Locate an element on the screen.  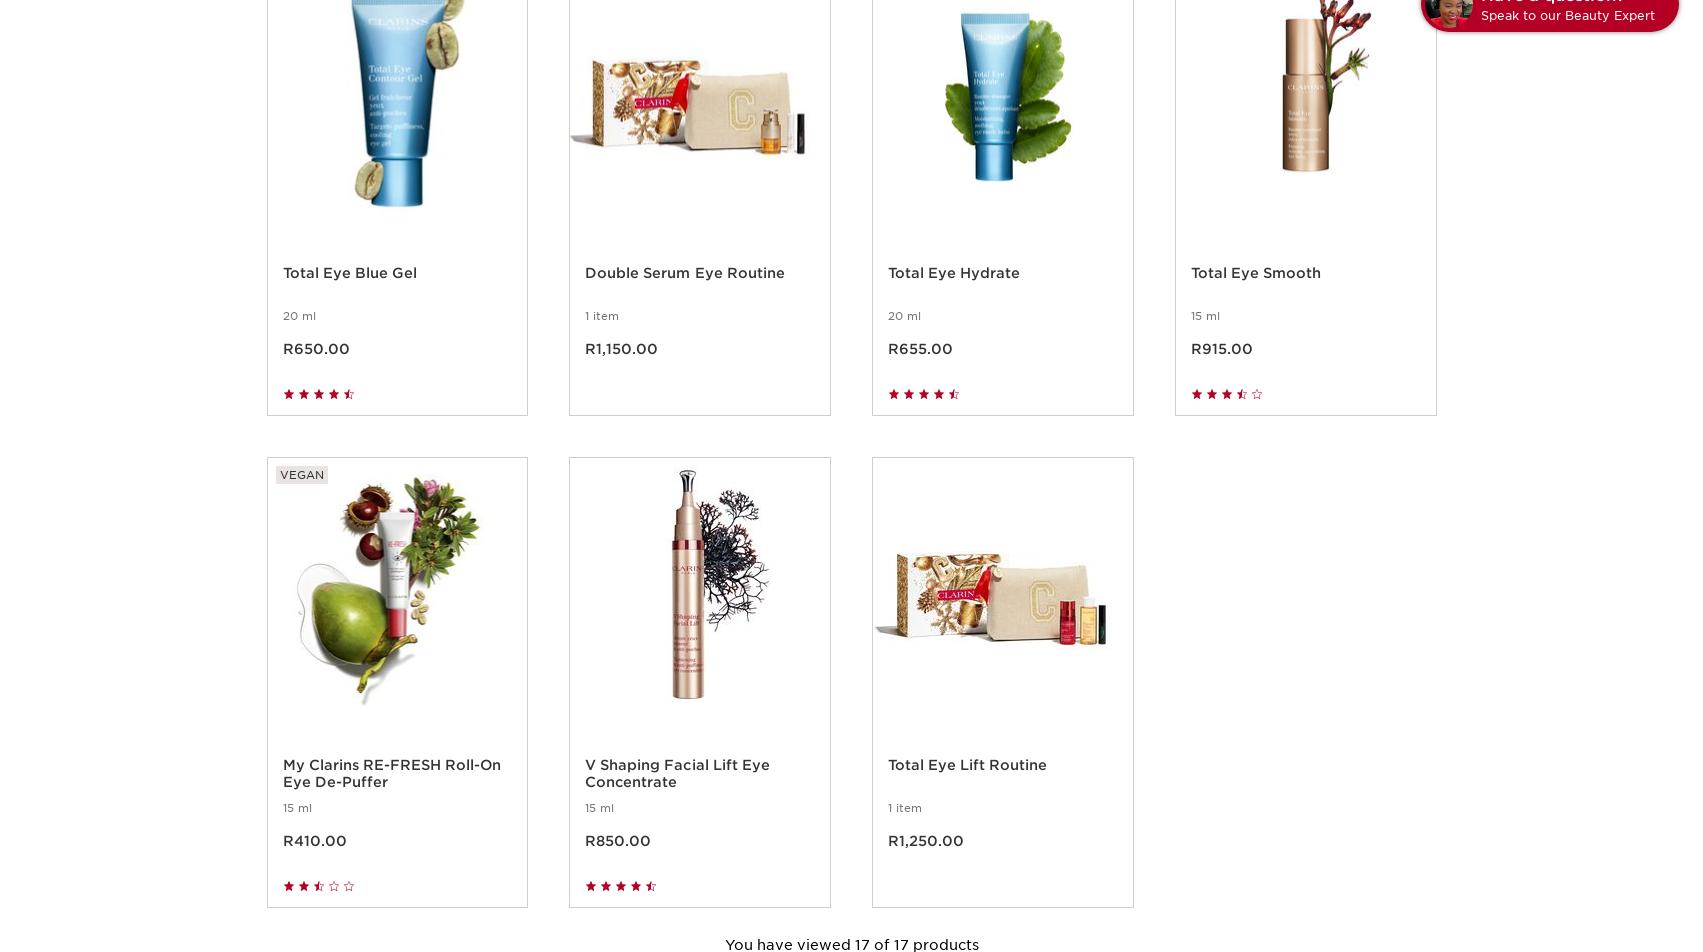
'Total Eye Smooth' is located at coordinates (1254, 295).